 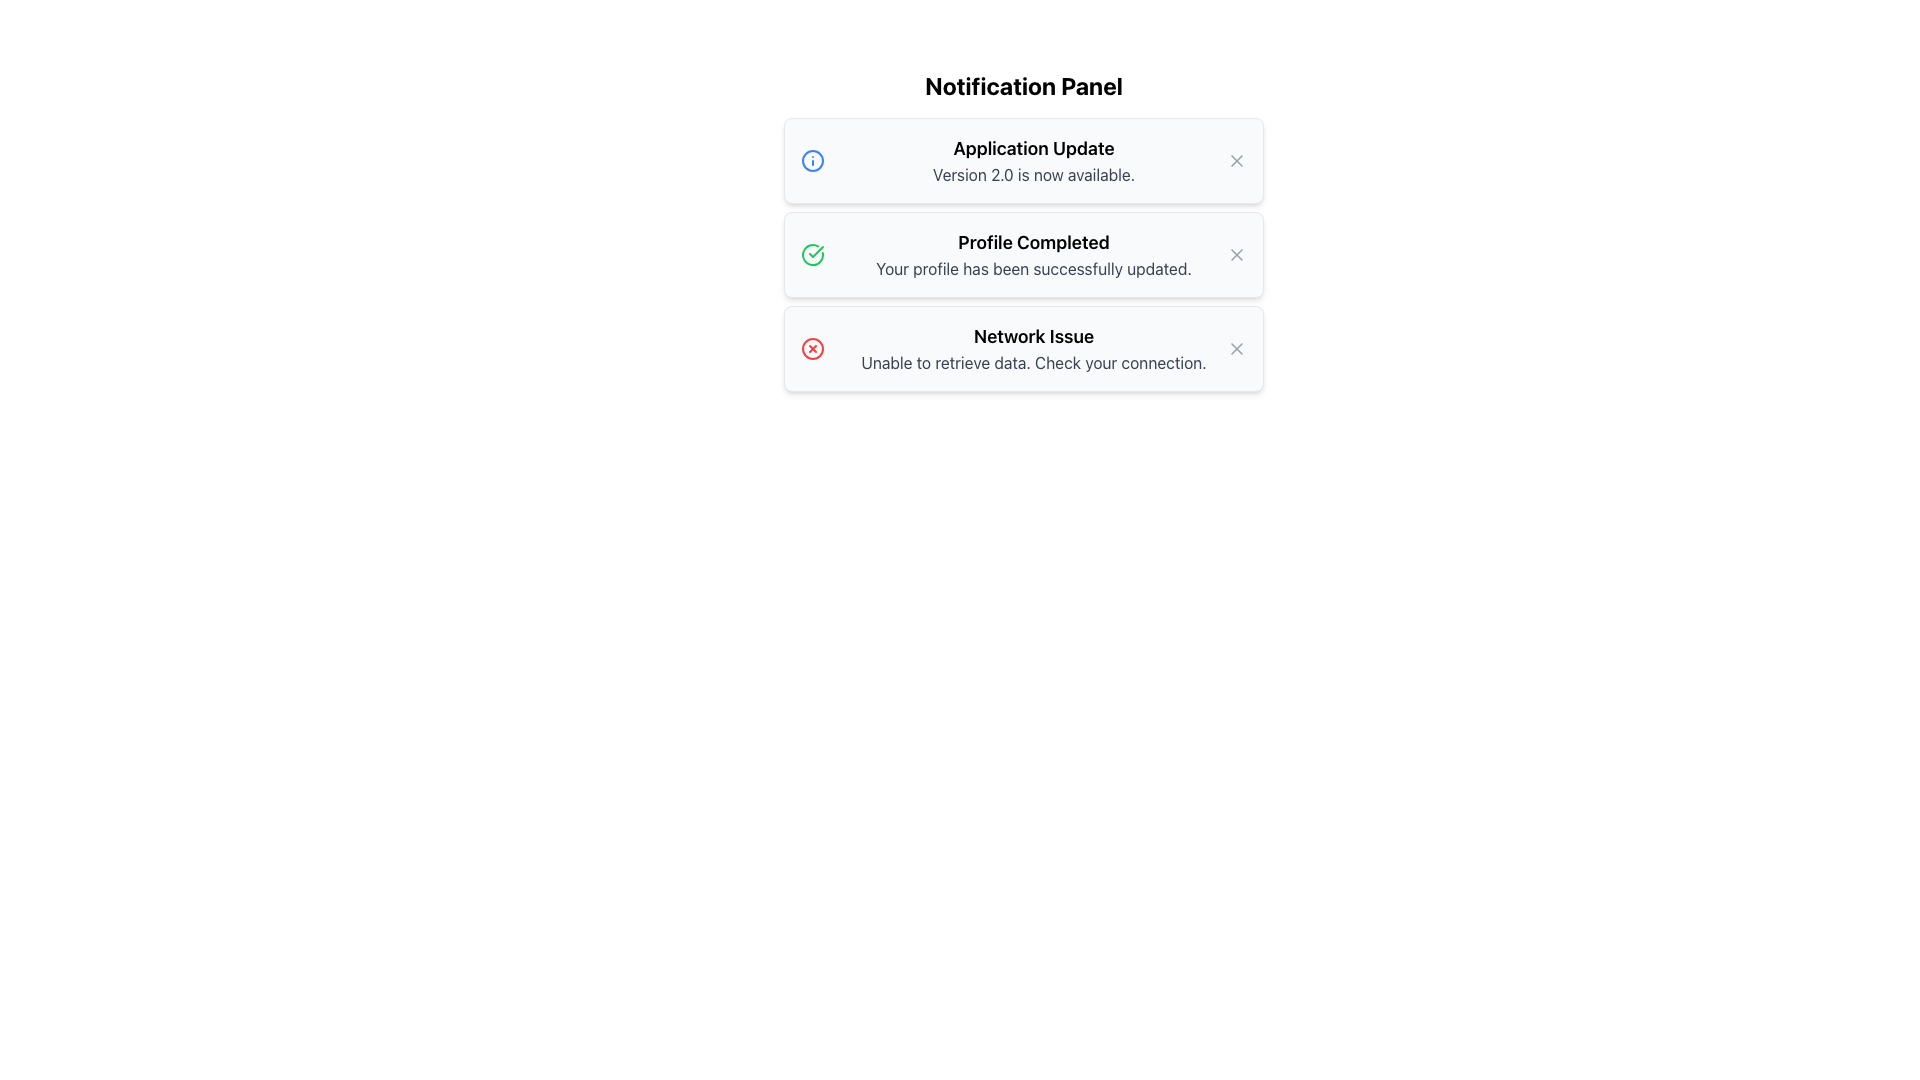 What do you see at coordinates (812, 253) in the screenshot?
I see `the icon indicating successful profile update, located on the leftmost side of the 'Profile Completed' notification in the notification panel` at bounding box center [812, 253].